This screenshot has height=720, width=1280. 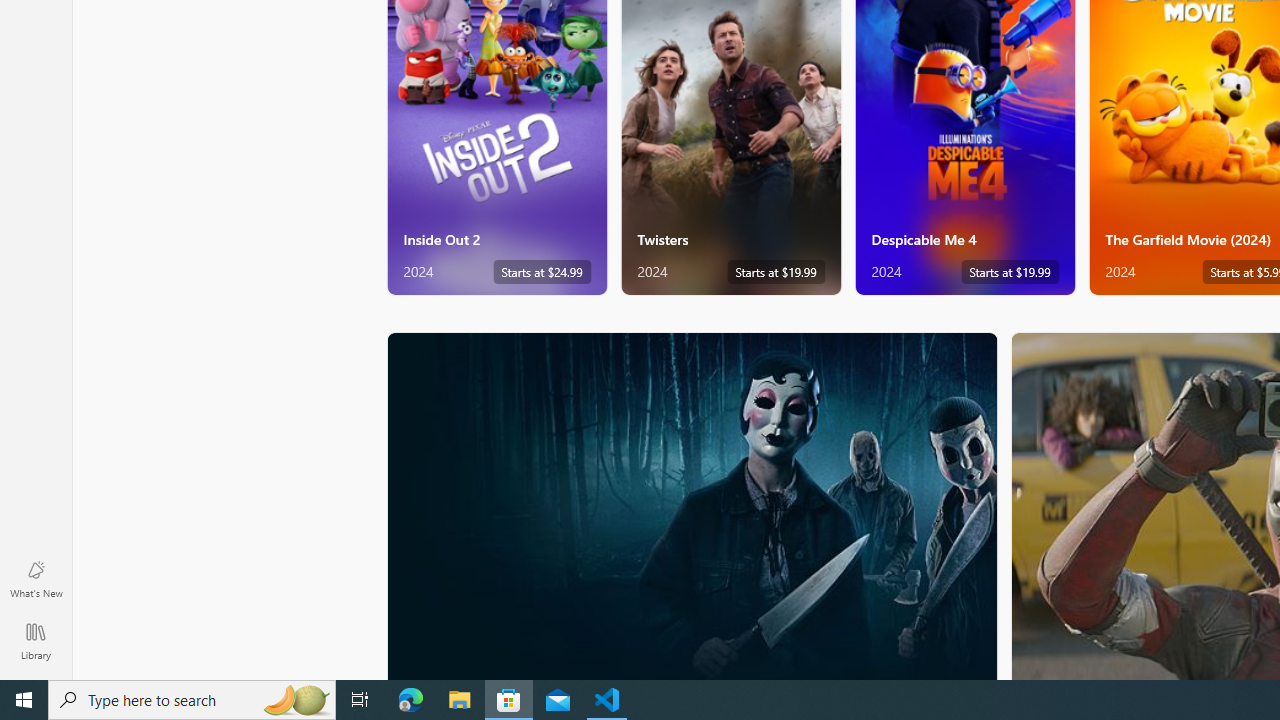 I want to click on 'AutomationID: PosterImage', so click(x=691, y=505).